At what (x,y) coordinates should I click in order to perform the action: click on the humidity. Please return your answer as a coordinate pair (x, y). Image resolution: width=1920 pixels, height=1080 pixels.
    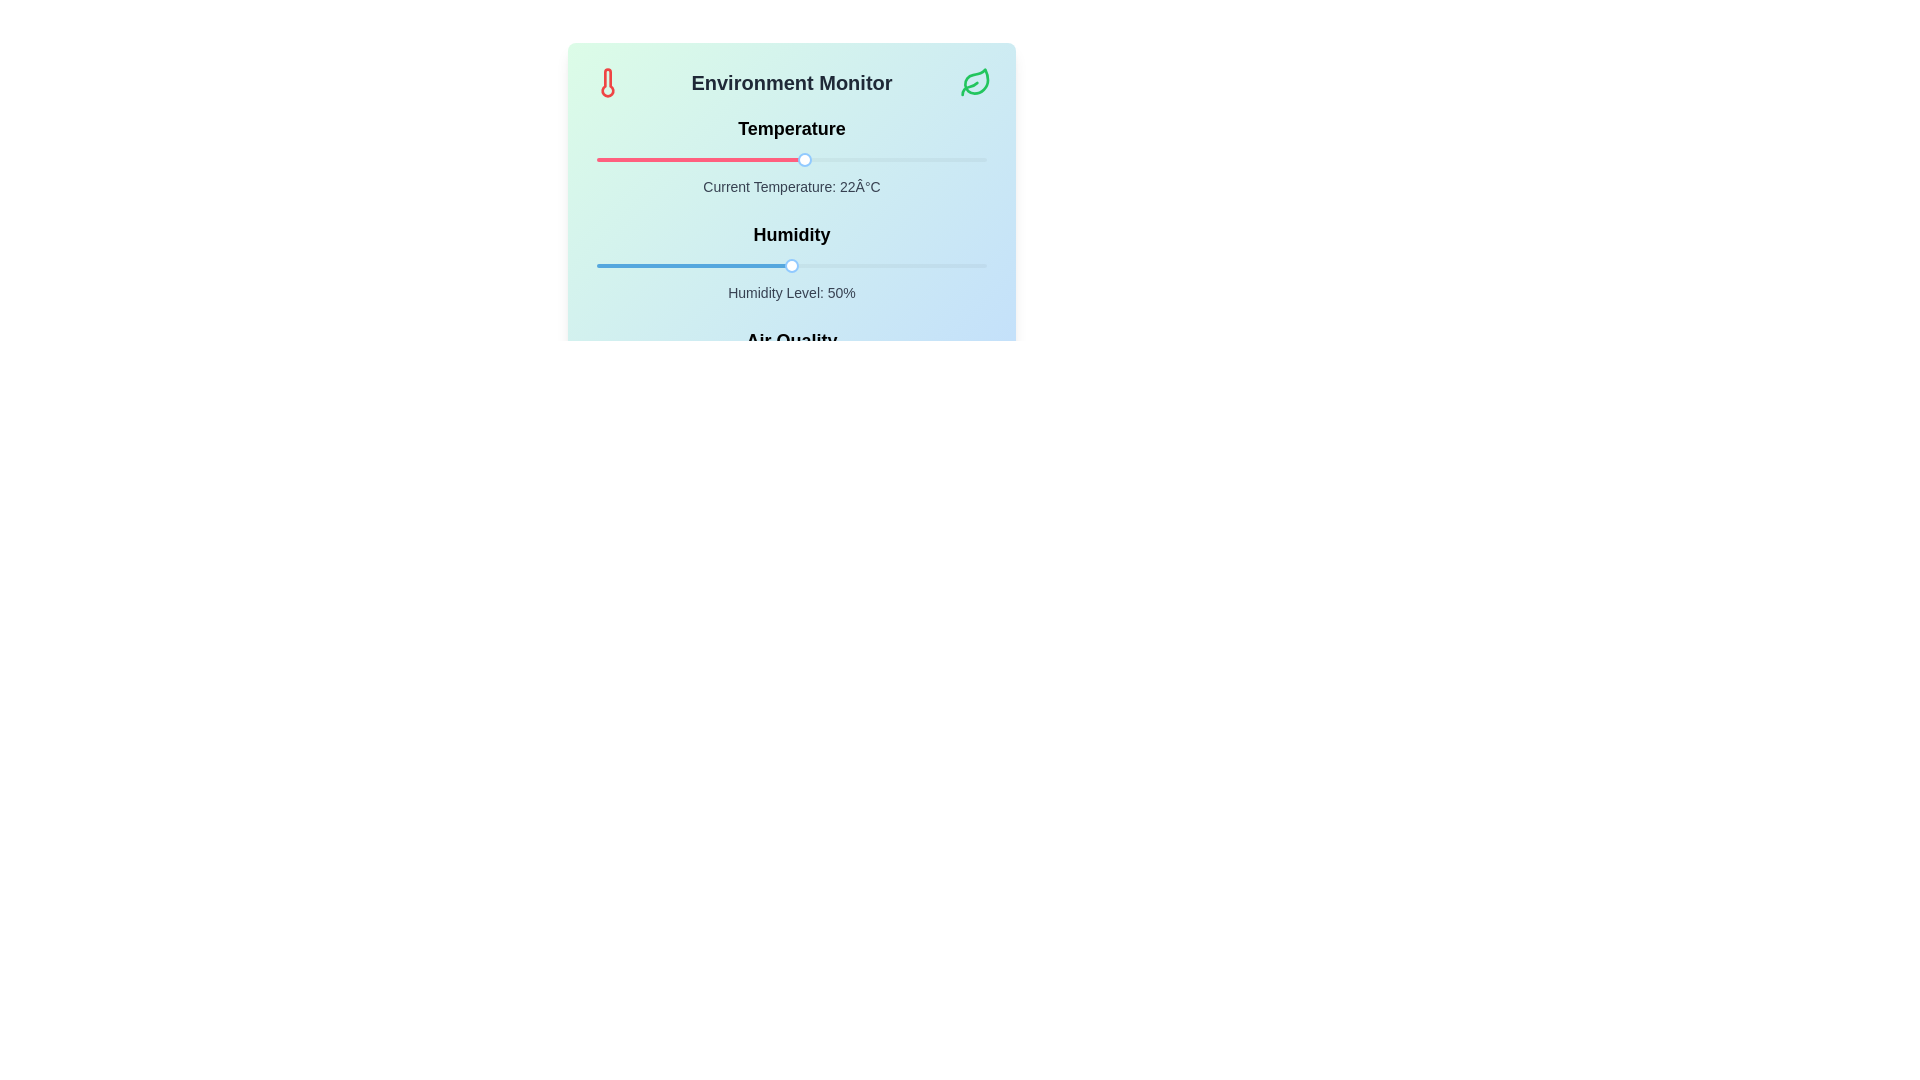
    Looking at the image, I should click on (759, 265).